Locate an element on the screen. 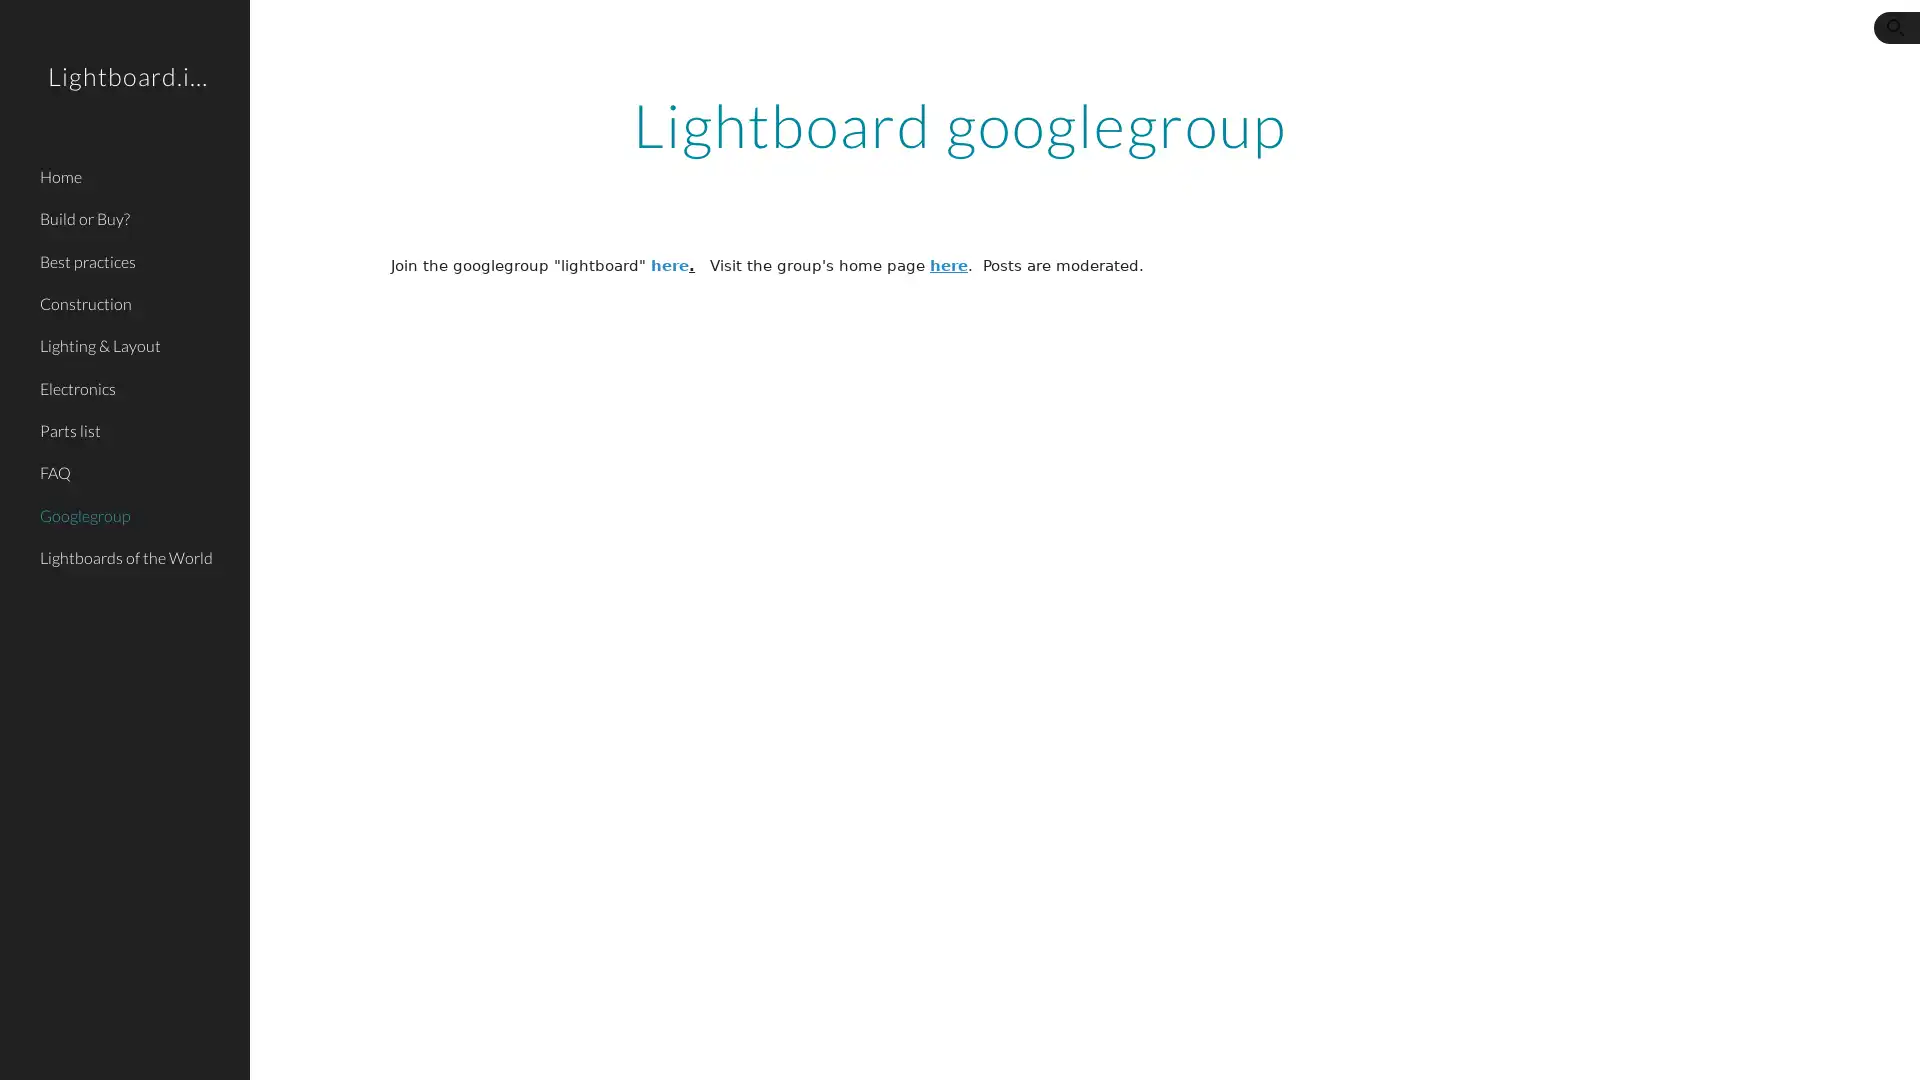 The image size is (1920, 1080). Skip to main content is located at coordinates (787, 37).